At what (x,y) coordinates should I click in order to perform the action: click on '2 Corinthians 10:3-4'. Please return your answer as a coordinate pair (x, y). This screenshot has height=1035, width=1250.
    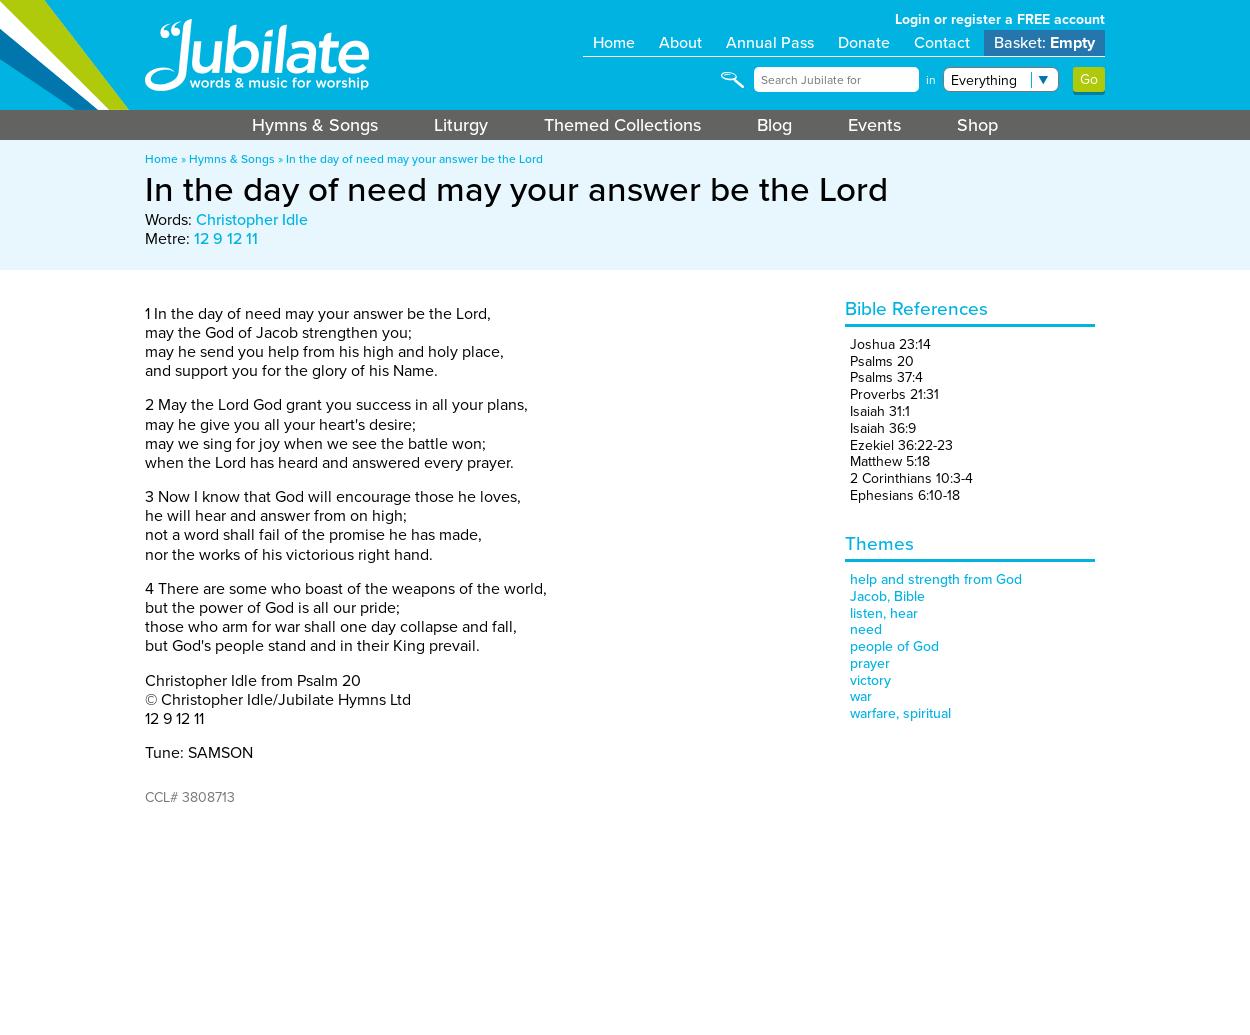
    Looking at the image, I should click on (911, 478).